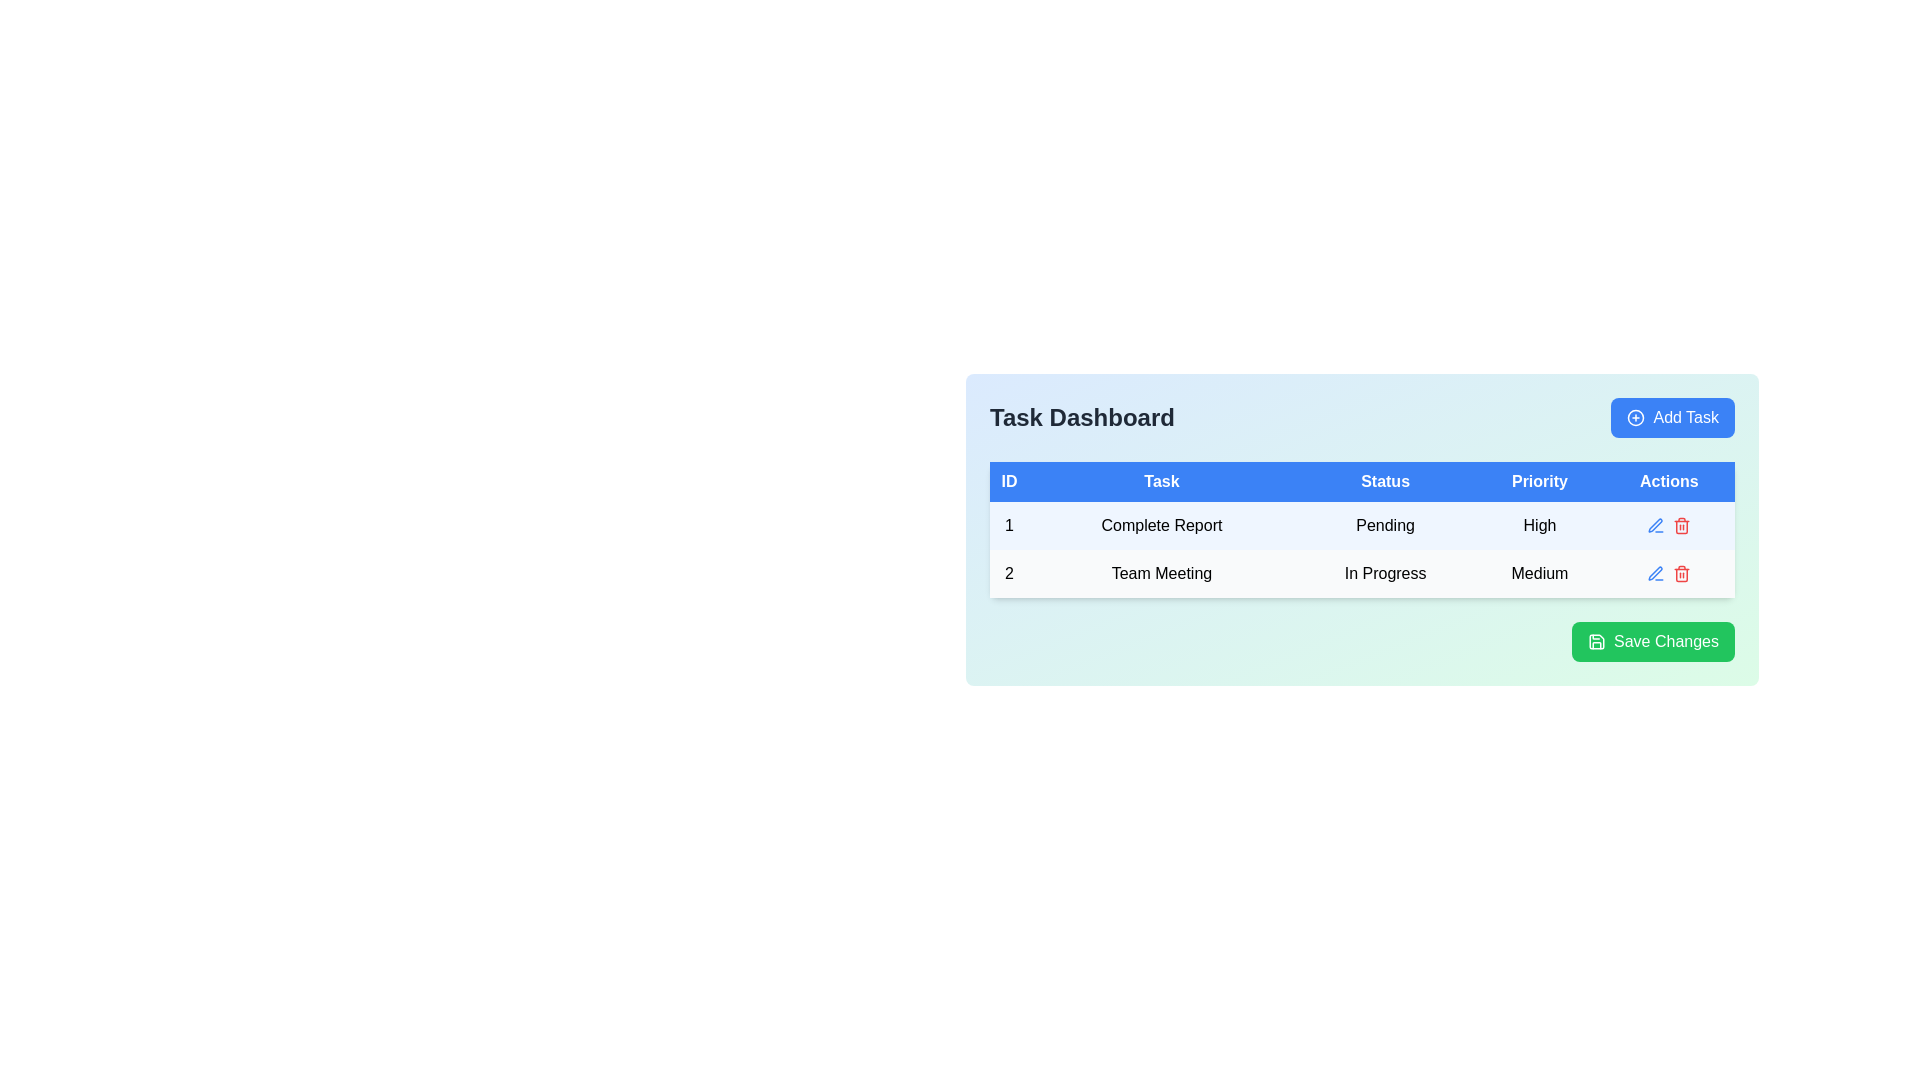 The width and height of the screenshot is (1920, 1080). I want to click on the second row of the task dashboard table, which represents a task entry allowing actions, so click(1361, 574).